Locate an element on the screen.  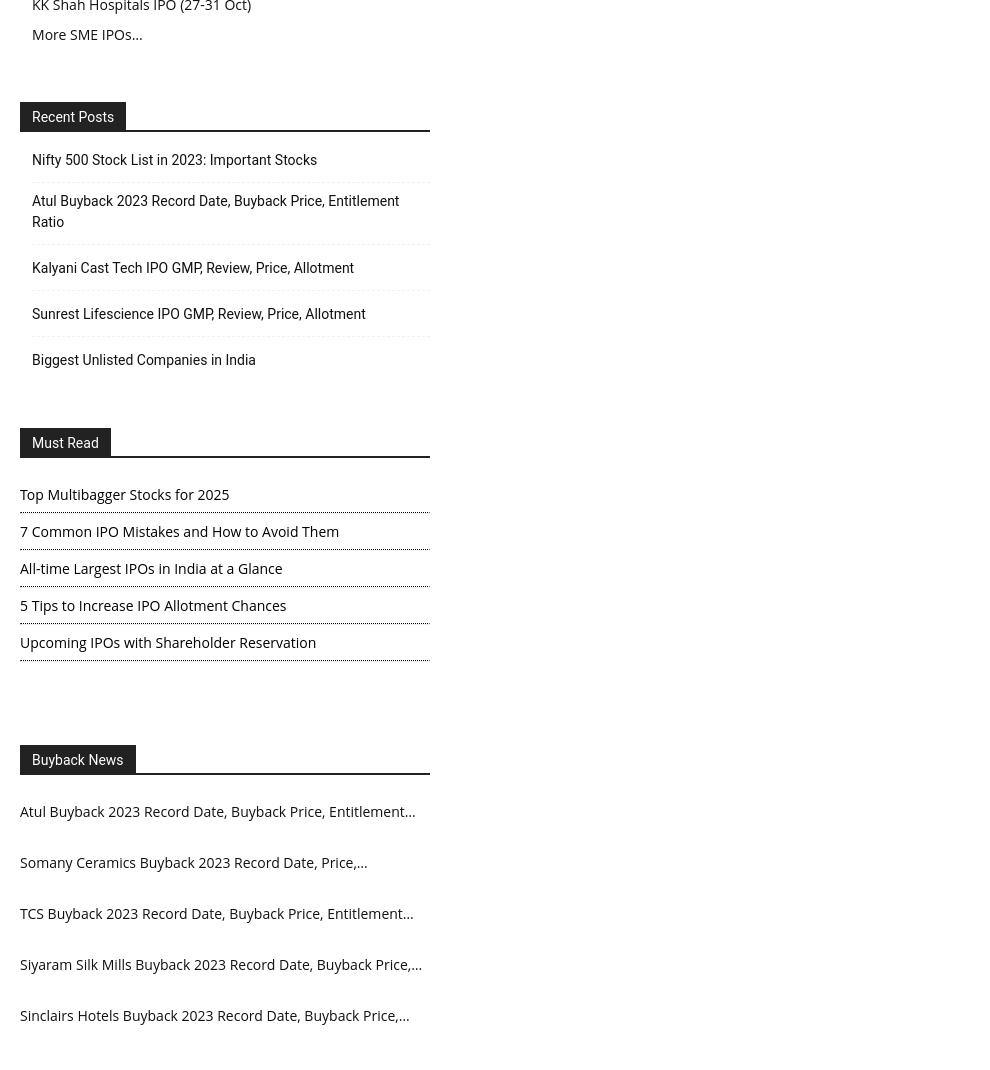
'Somany Ceramics Buyback 2023 Record Date, Price, Entitlement Ratio' is located at coordinates (188, 876).